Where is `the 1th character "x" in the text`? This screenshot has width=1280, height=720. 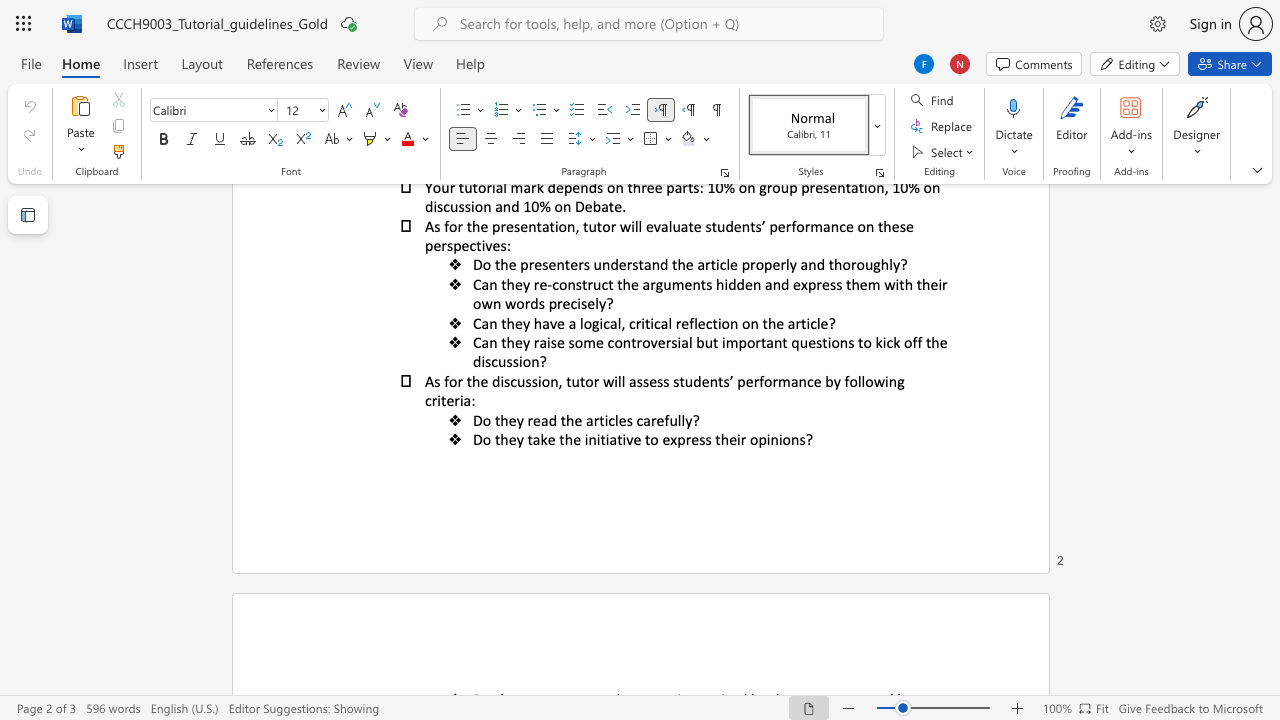 the 1th character "x" in the text is located at coordinates (673, 438).